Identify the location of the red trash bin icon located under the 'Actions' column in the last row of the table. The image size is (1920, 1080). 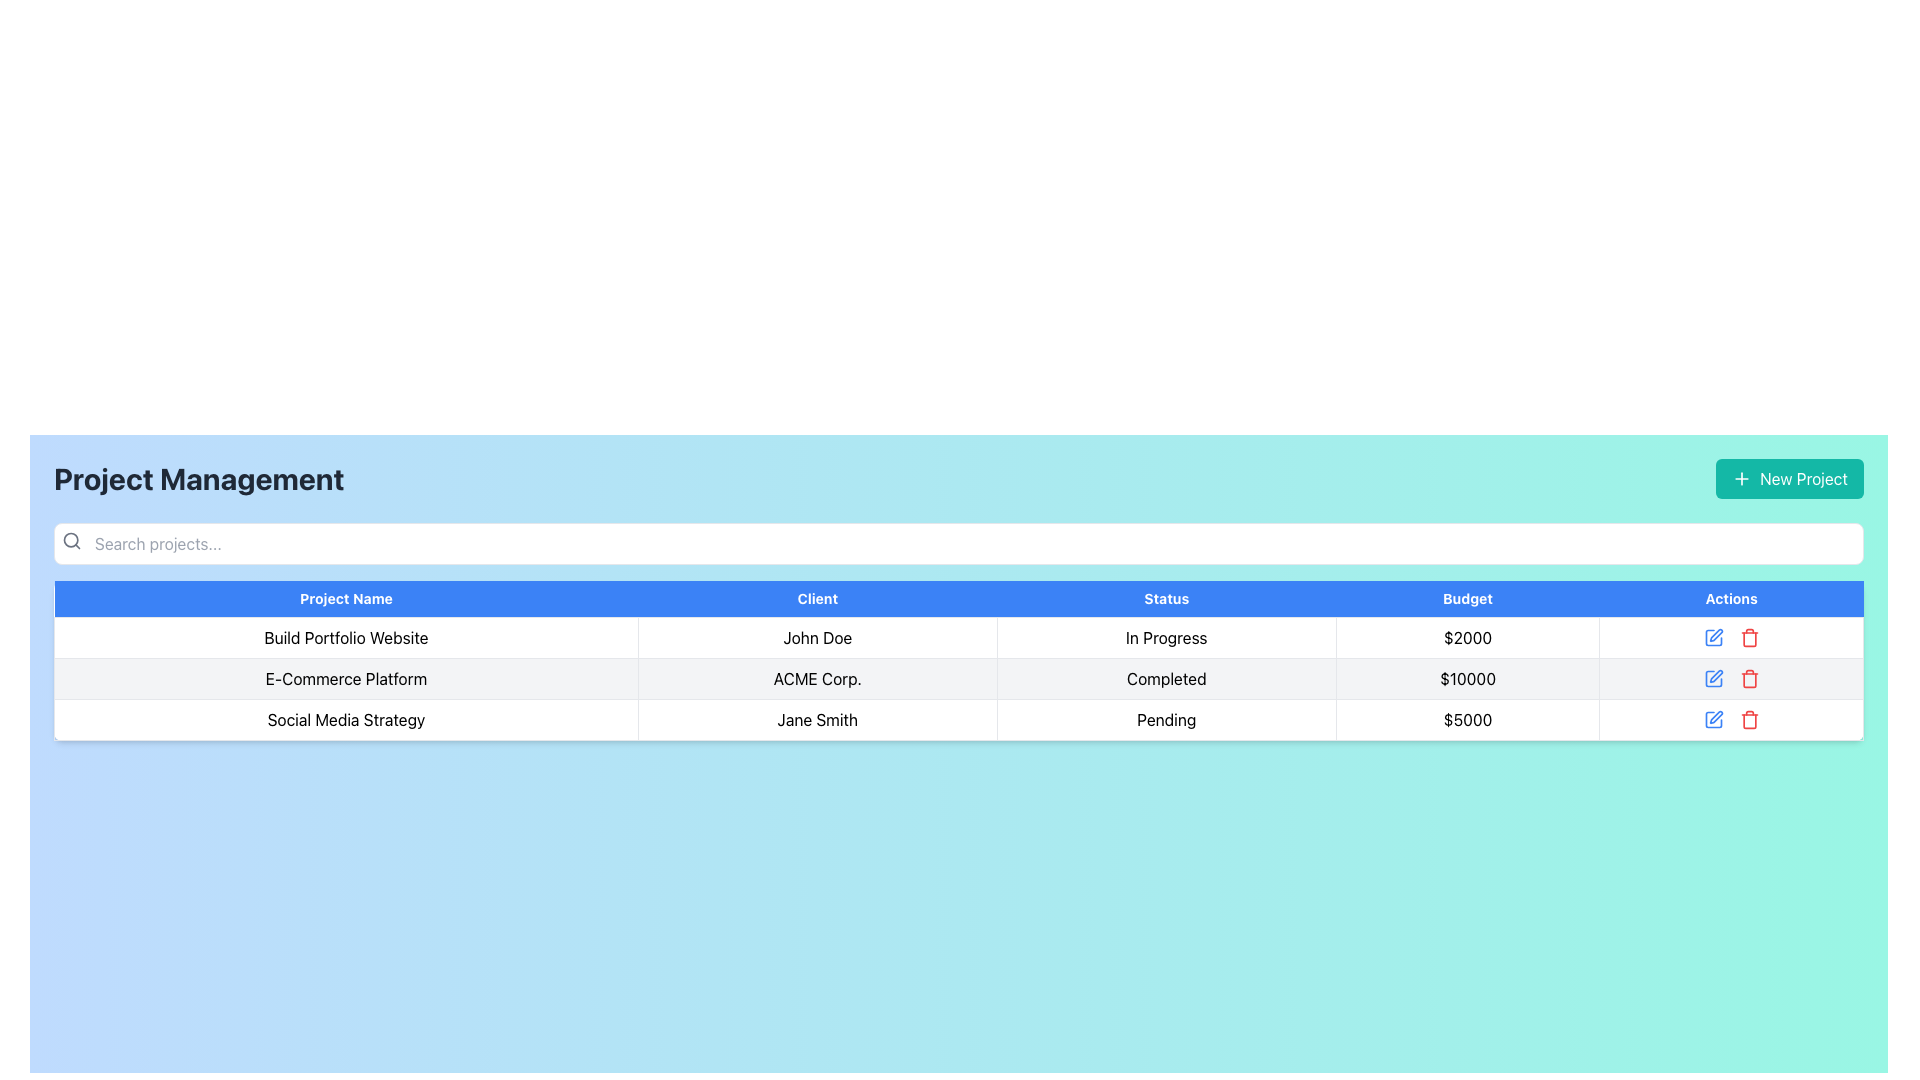
(1748, 637).